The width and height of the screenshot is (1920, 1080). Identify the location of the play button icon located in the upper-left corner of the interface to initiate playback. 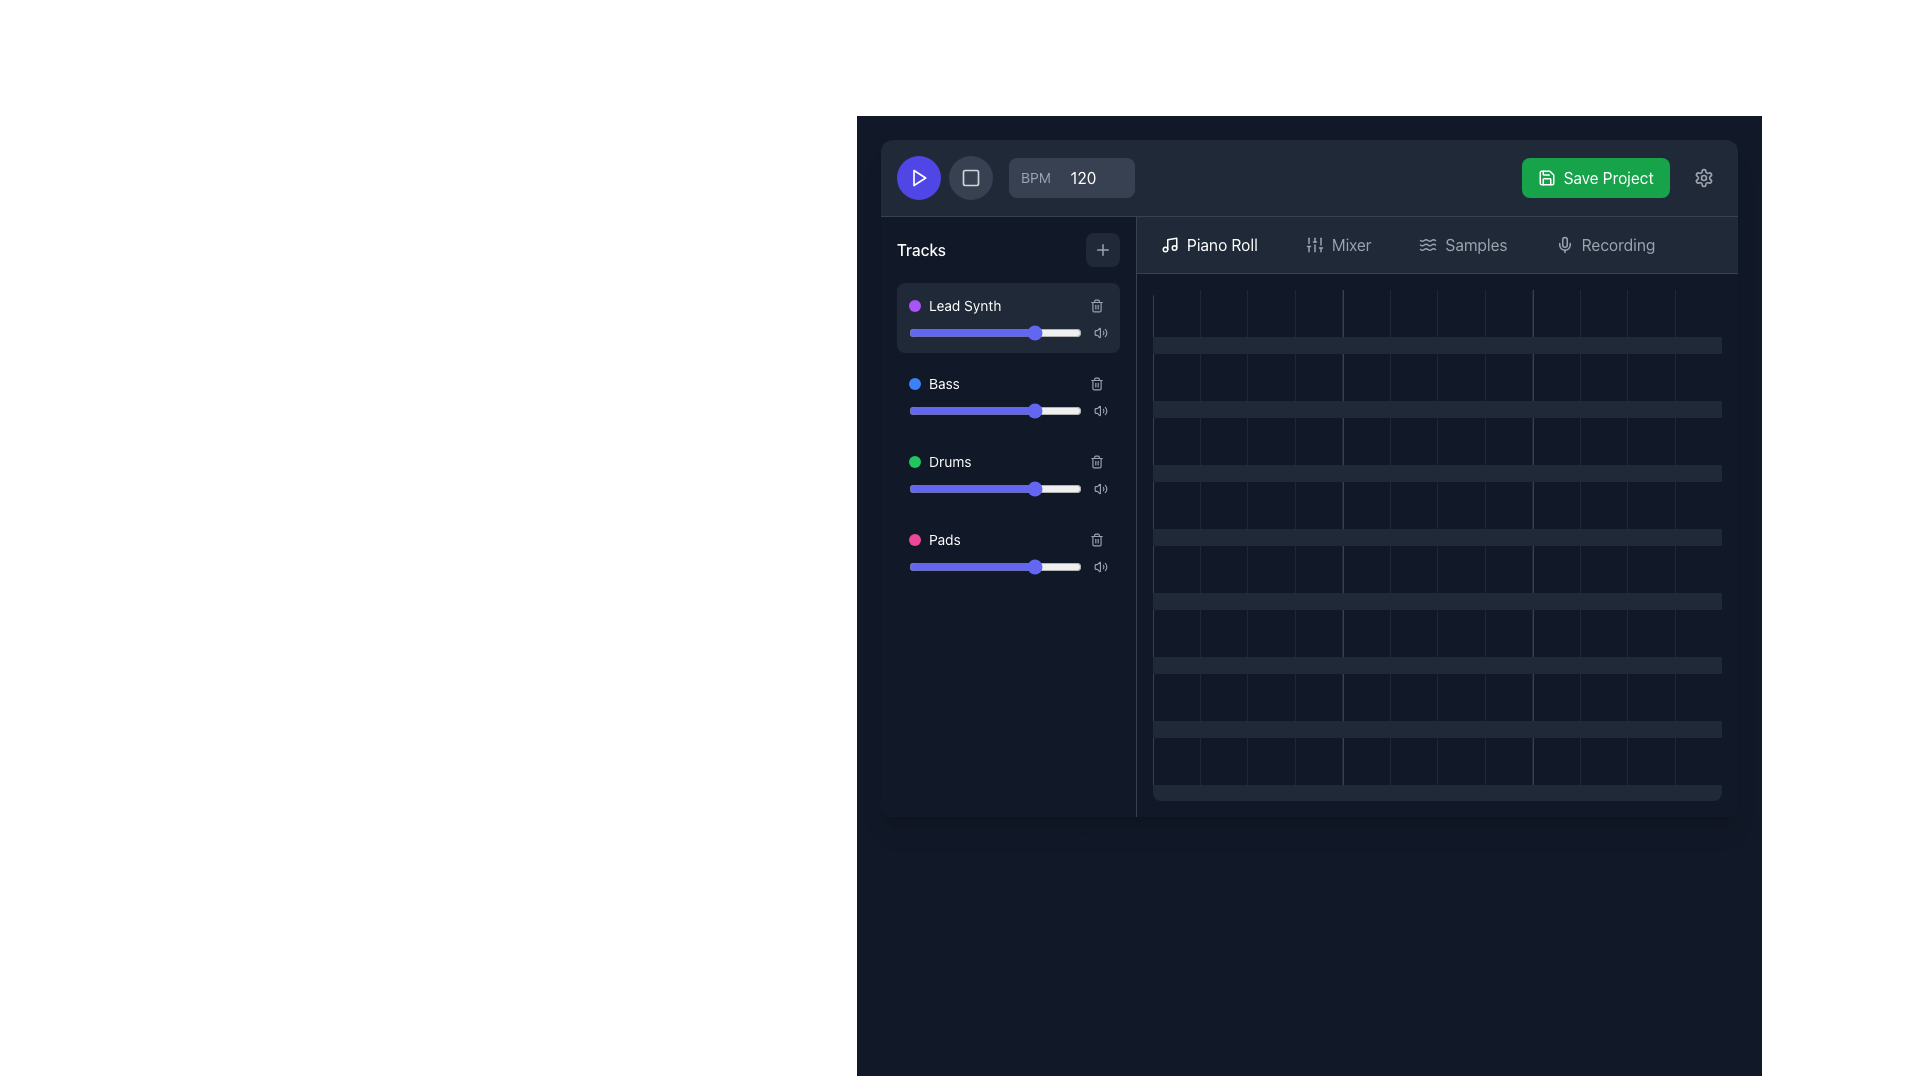
(918, 176).